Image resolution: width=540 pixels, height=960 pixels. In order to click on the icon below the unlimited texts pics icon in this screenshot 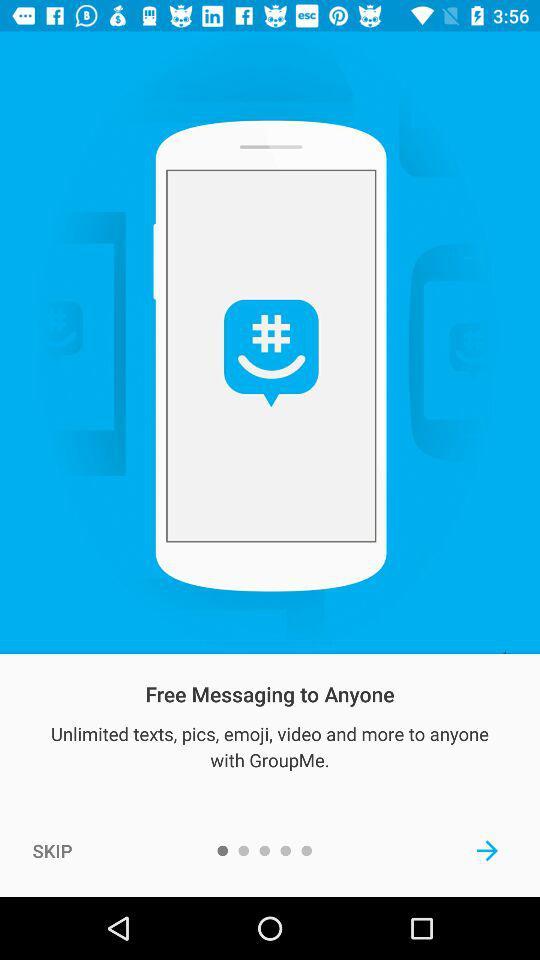, I will do `click(486, 849)`.